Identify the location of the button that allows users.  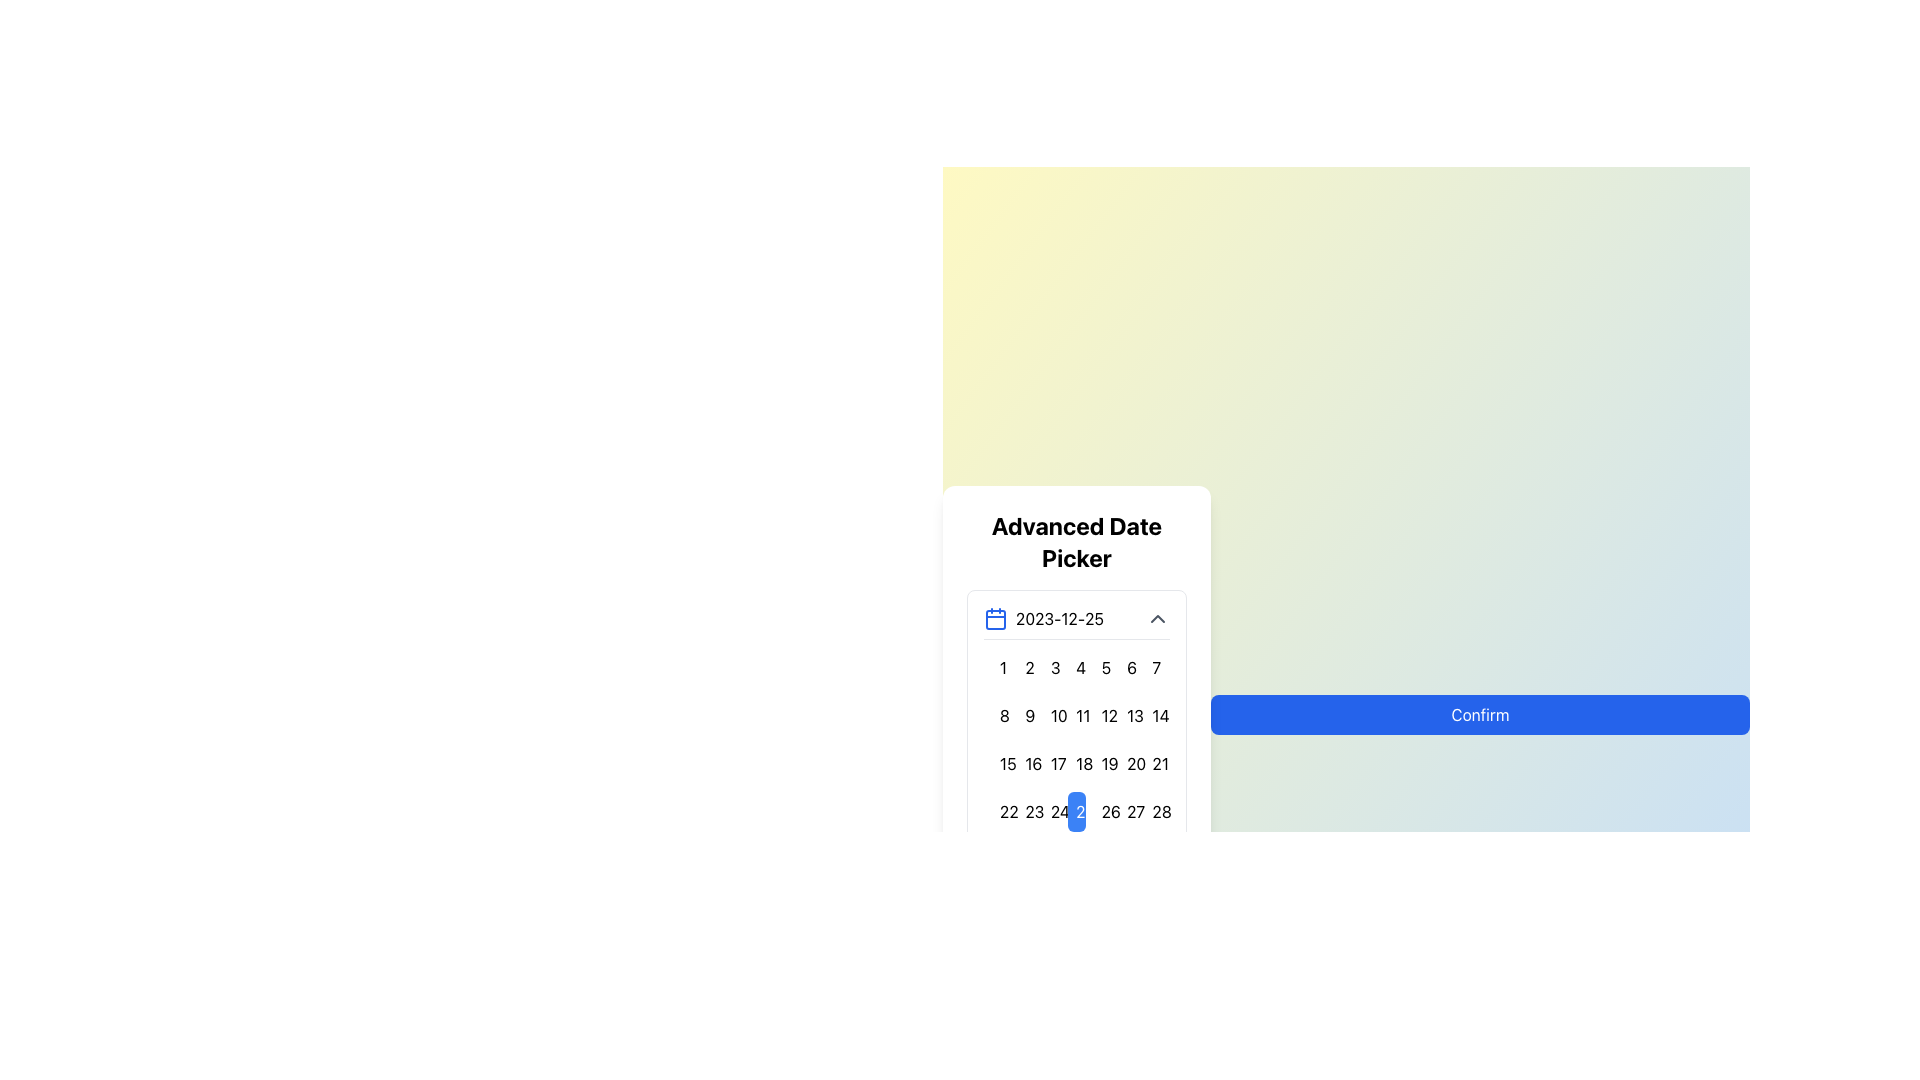
(1153, 714).